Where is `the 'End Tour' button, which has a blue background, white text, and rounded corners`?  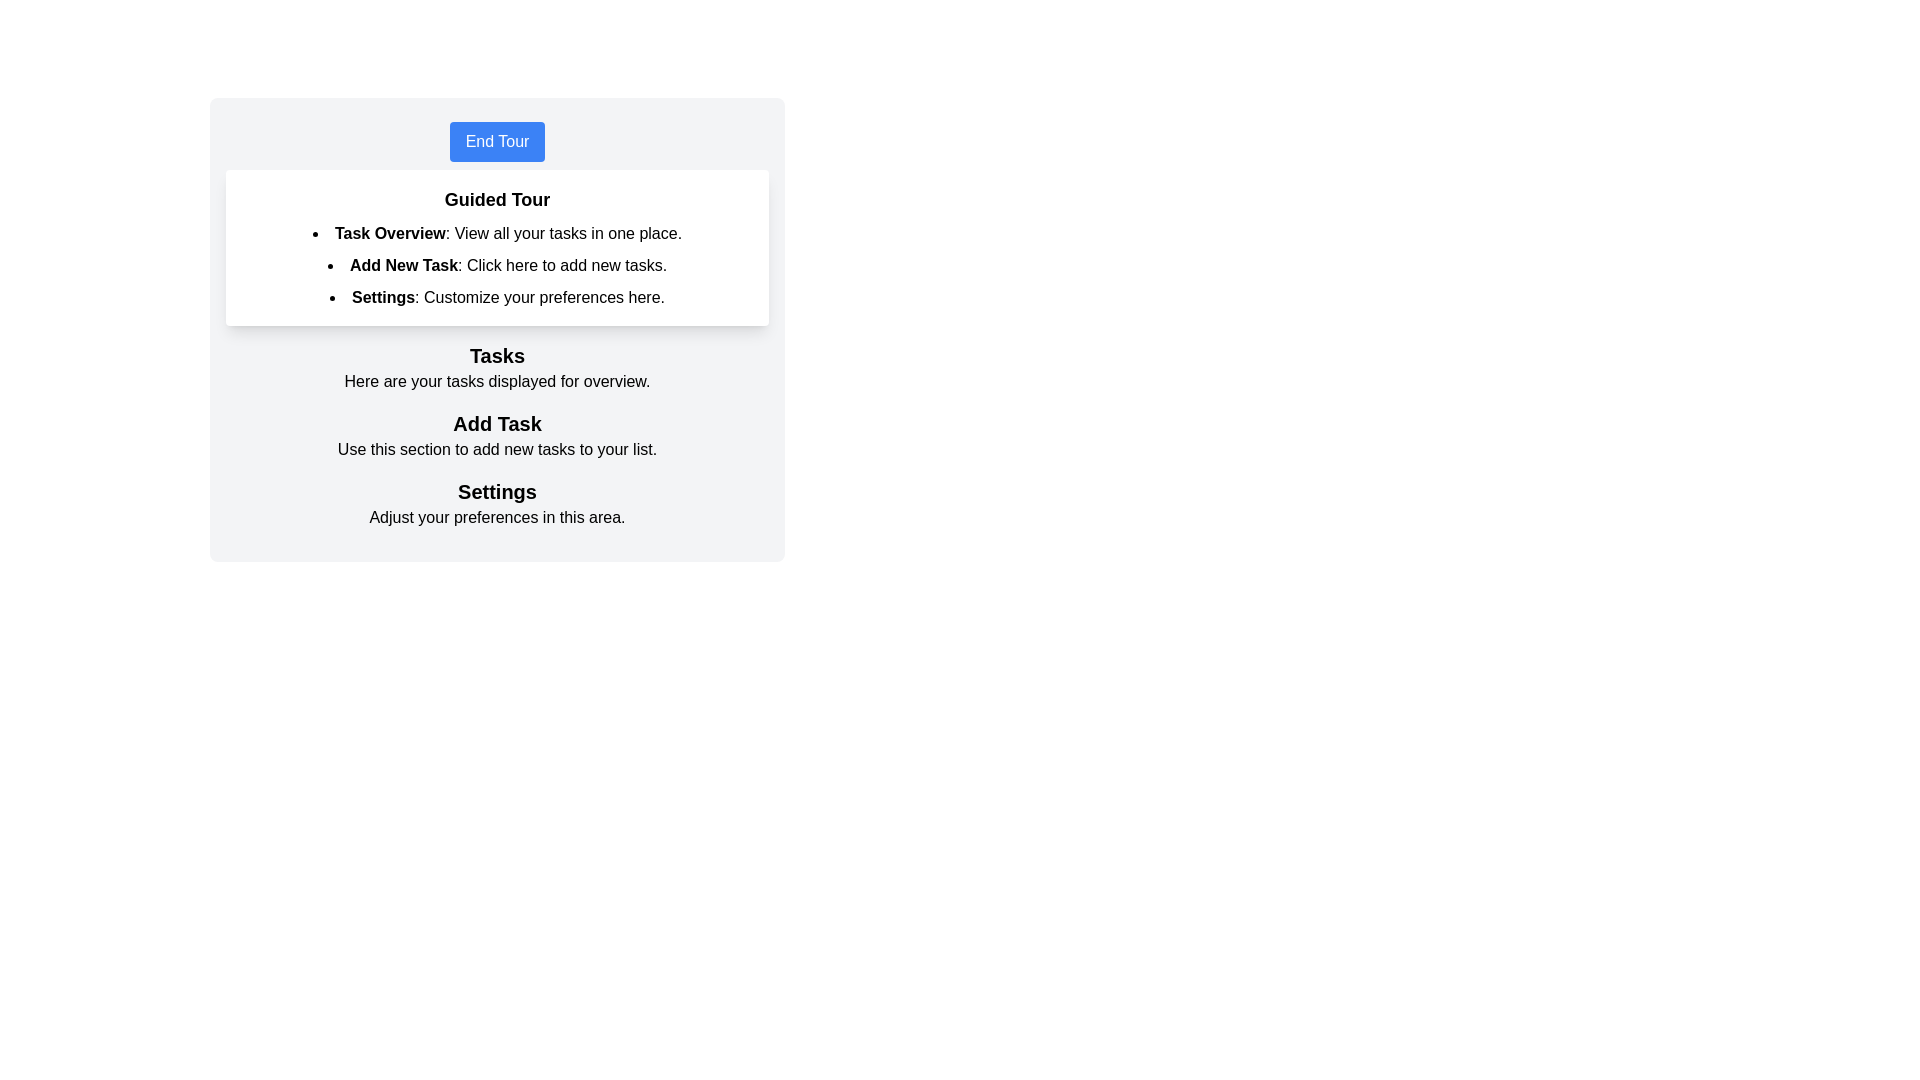
the 'End Tour' button, which has a blue background, white text, and rounded corners is located at coordinates (497, 141).